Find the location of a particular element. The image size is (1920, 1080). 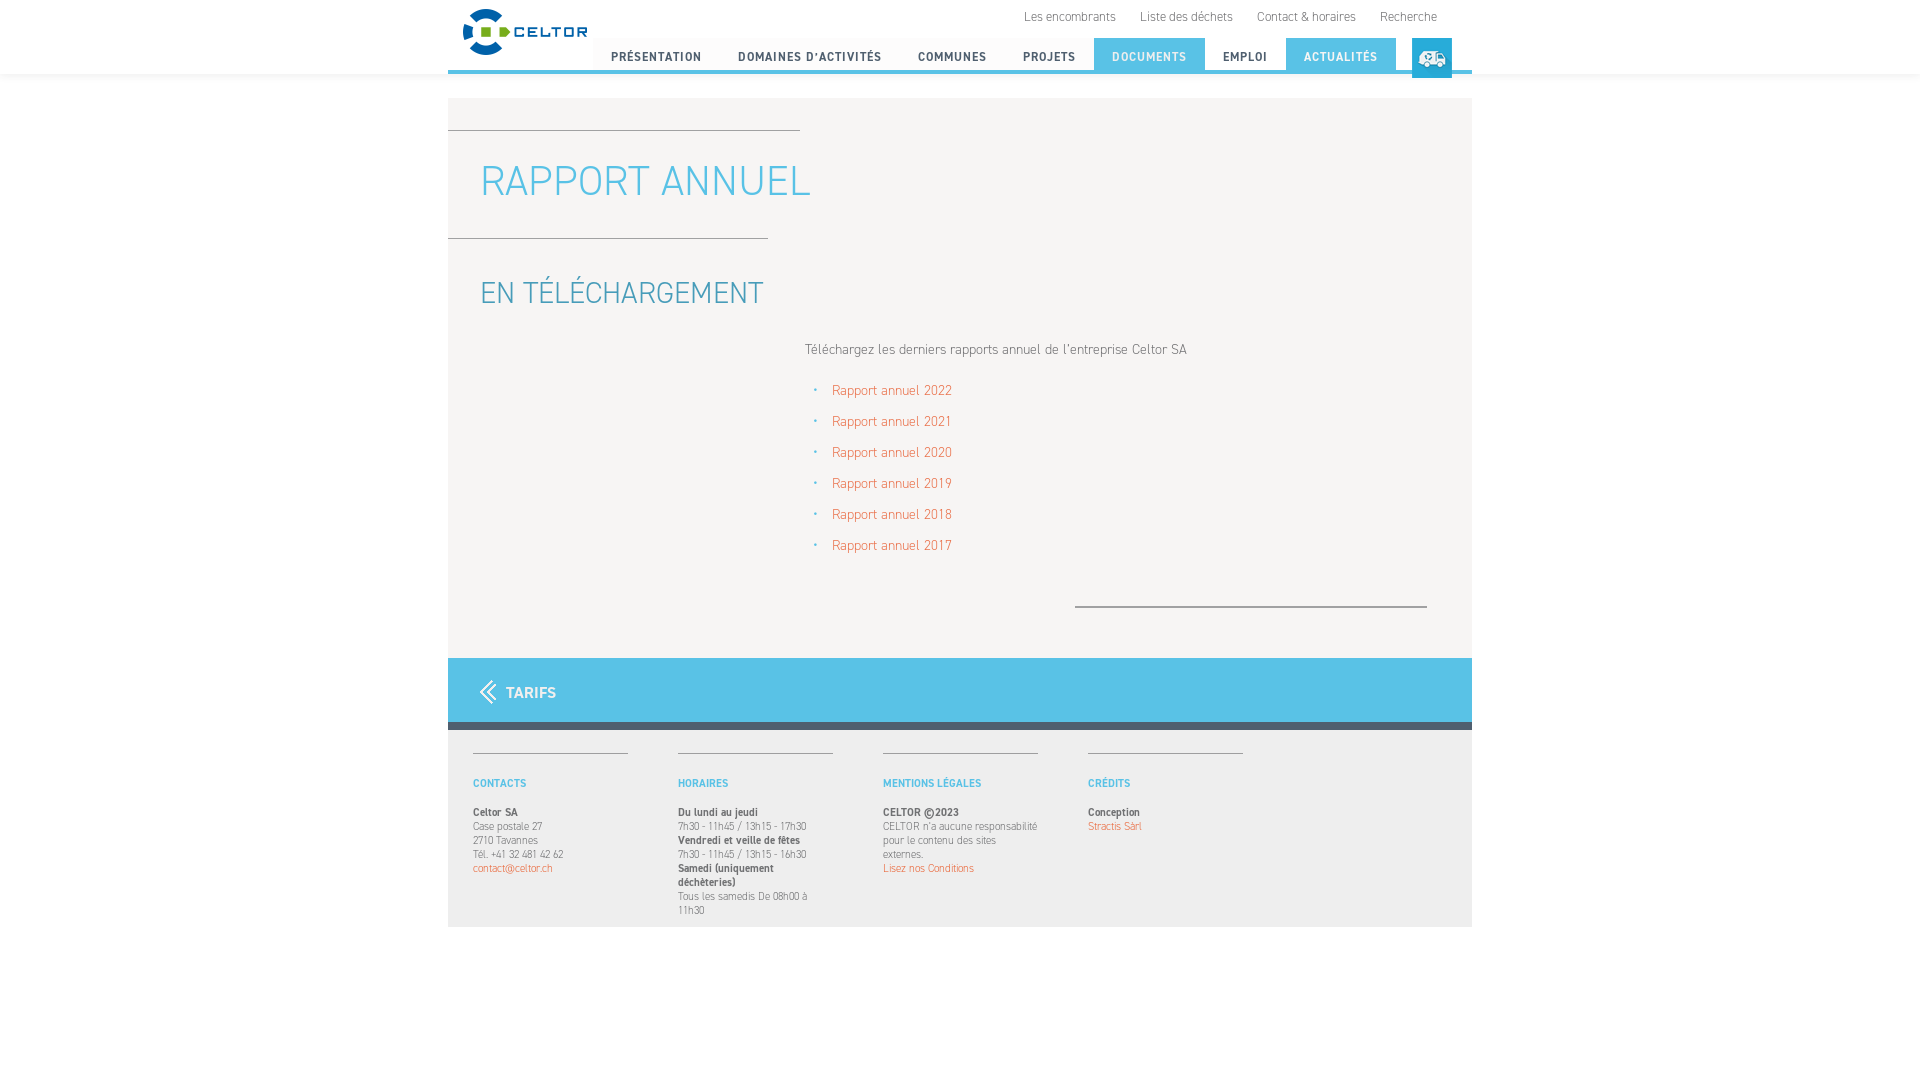

'contact@celtor.ch' is located at coordinates (549, 867).